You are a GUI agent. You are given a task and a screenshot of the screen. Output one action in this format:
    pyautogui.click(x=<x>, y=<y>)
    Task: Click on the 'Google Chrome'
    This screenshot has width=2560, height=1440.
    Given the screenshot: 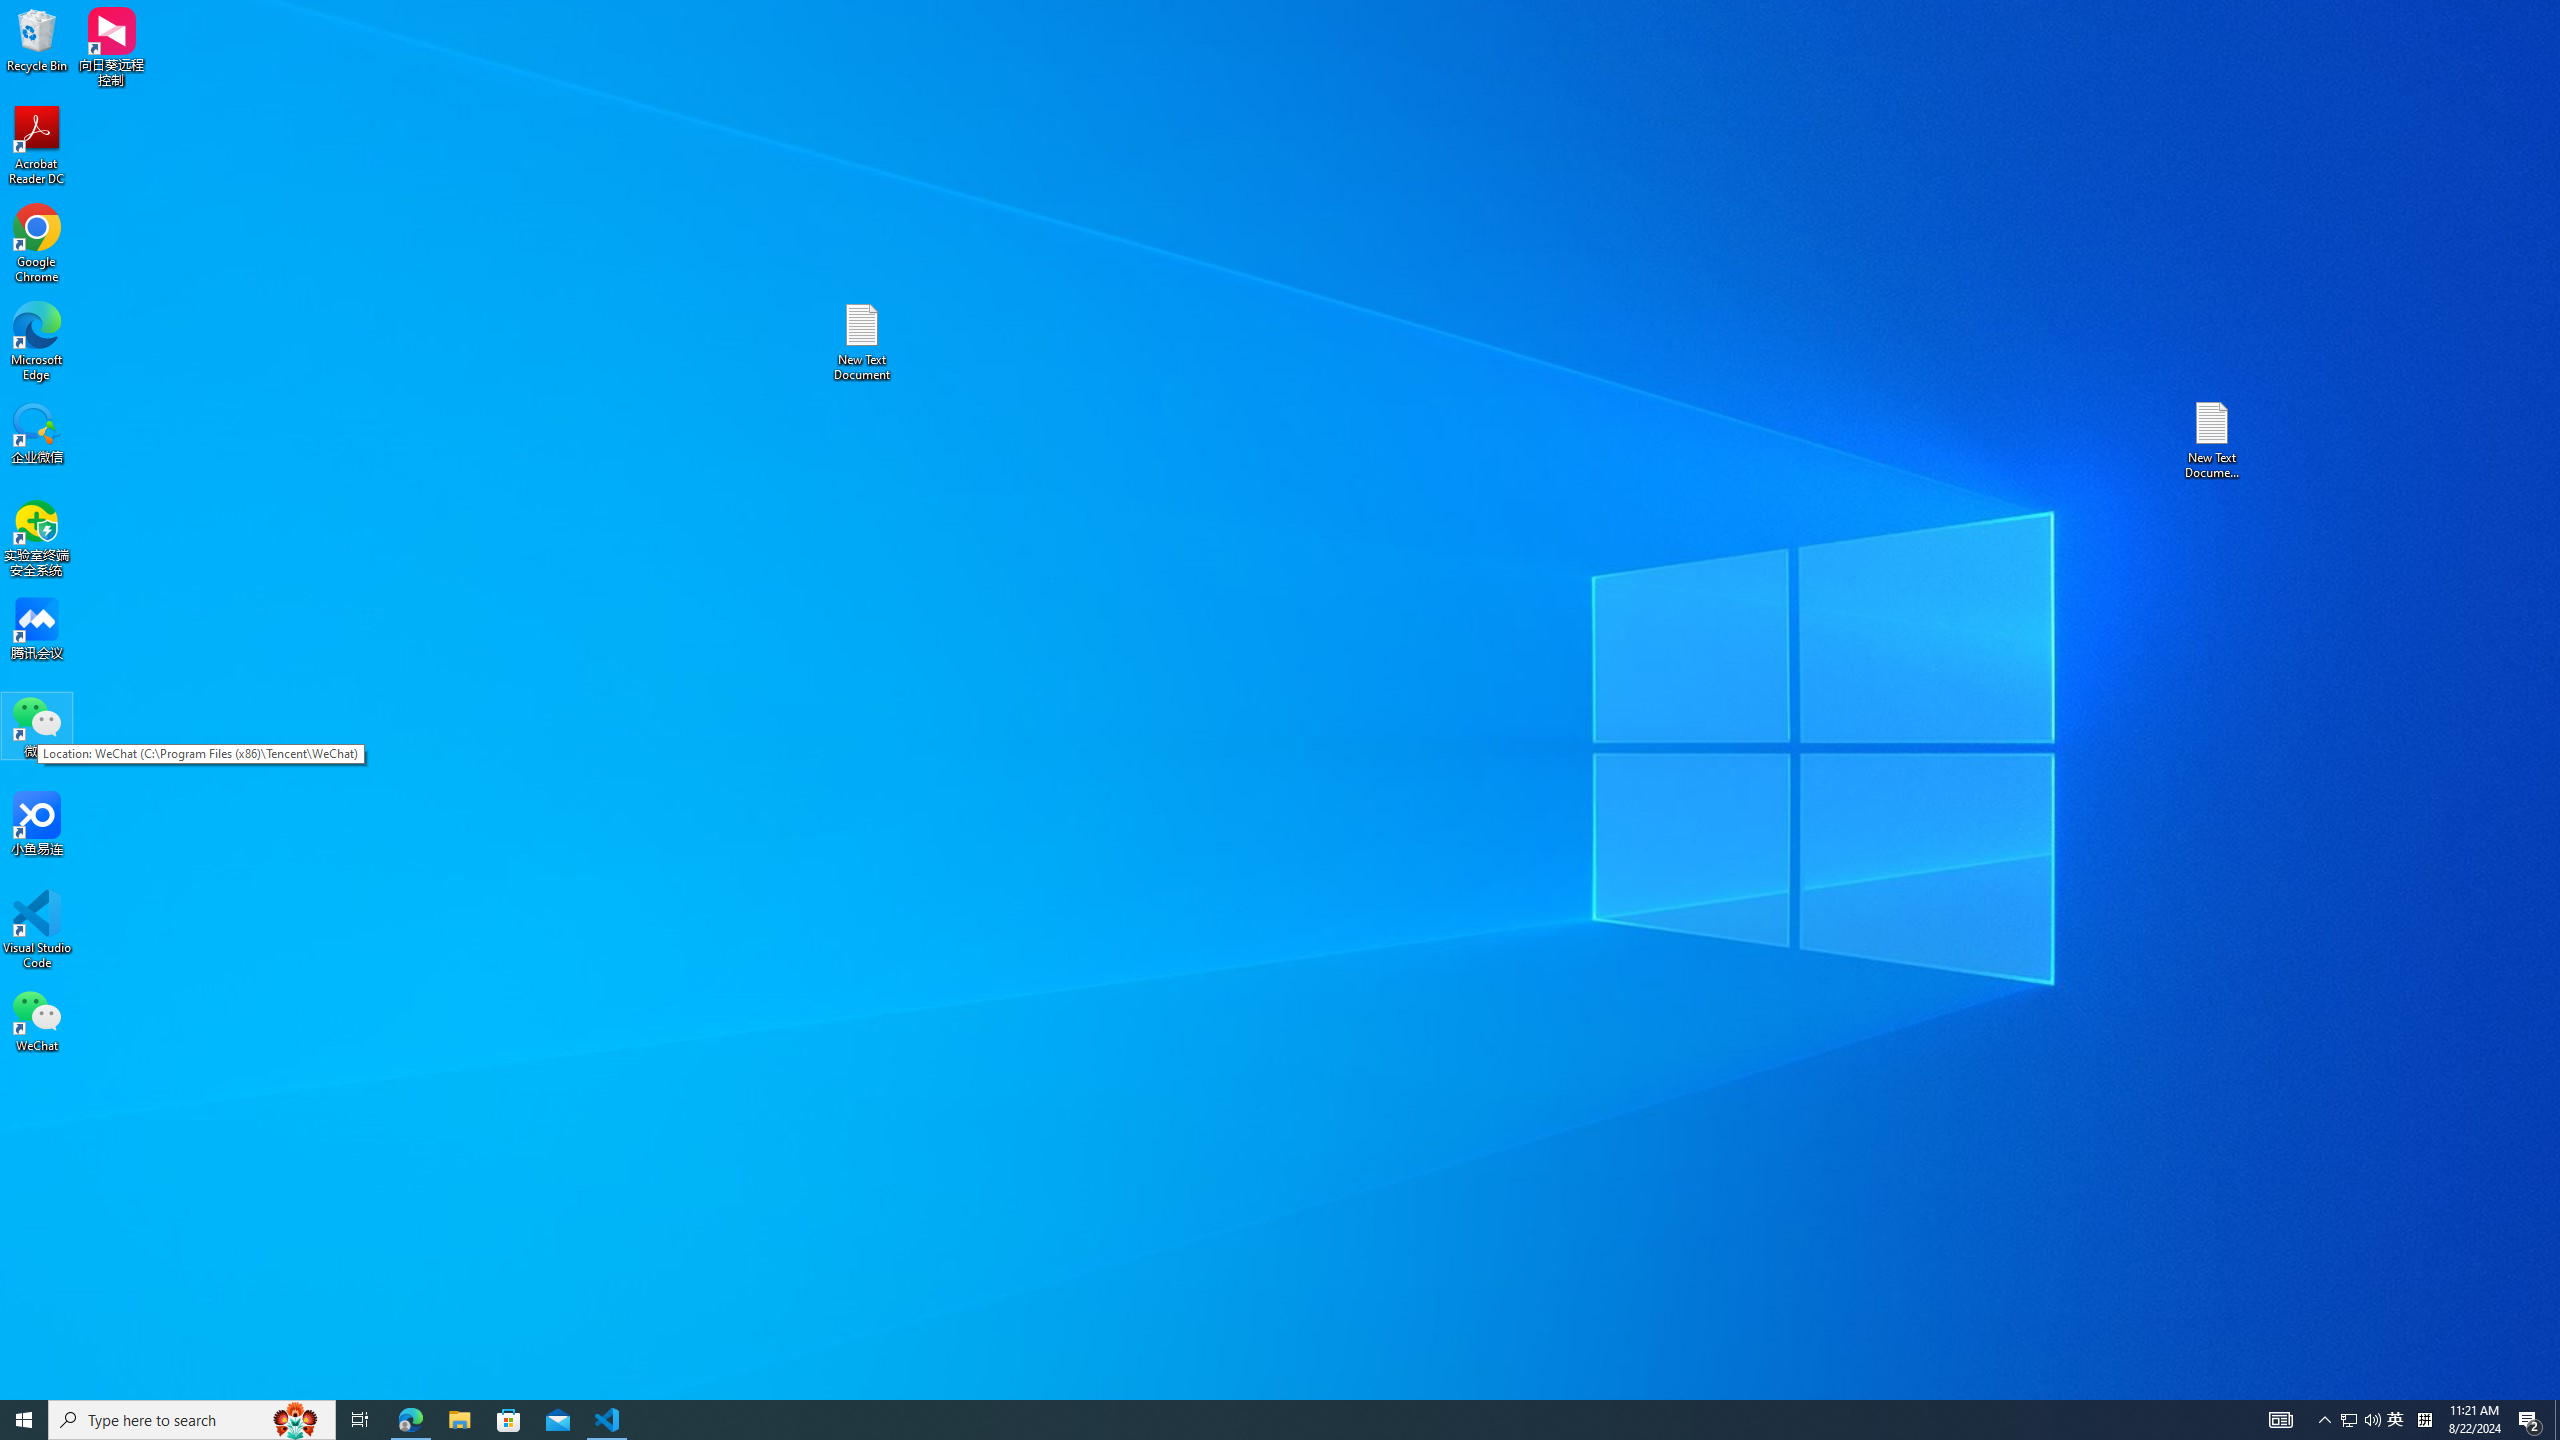 What is the action you would take?
    pyautogui.click(x=36, y=244)
    